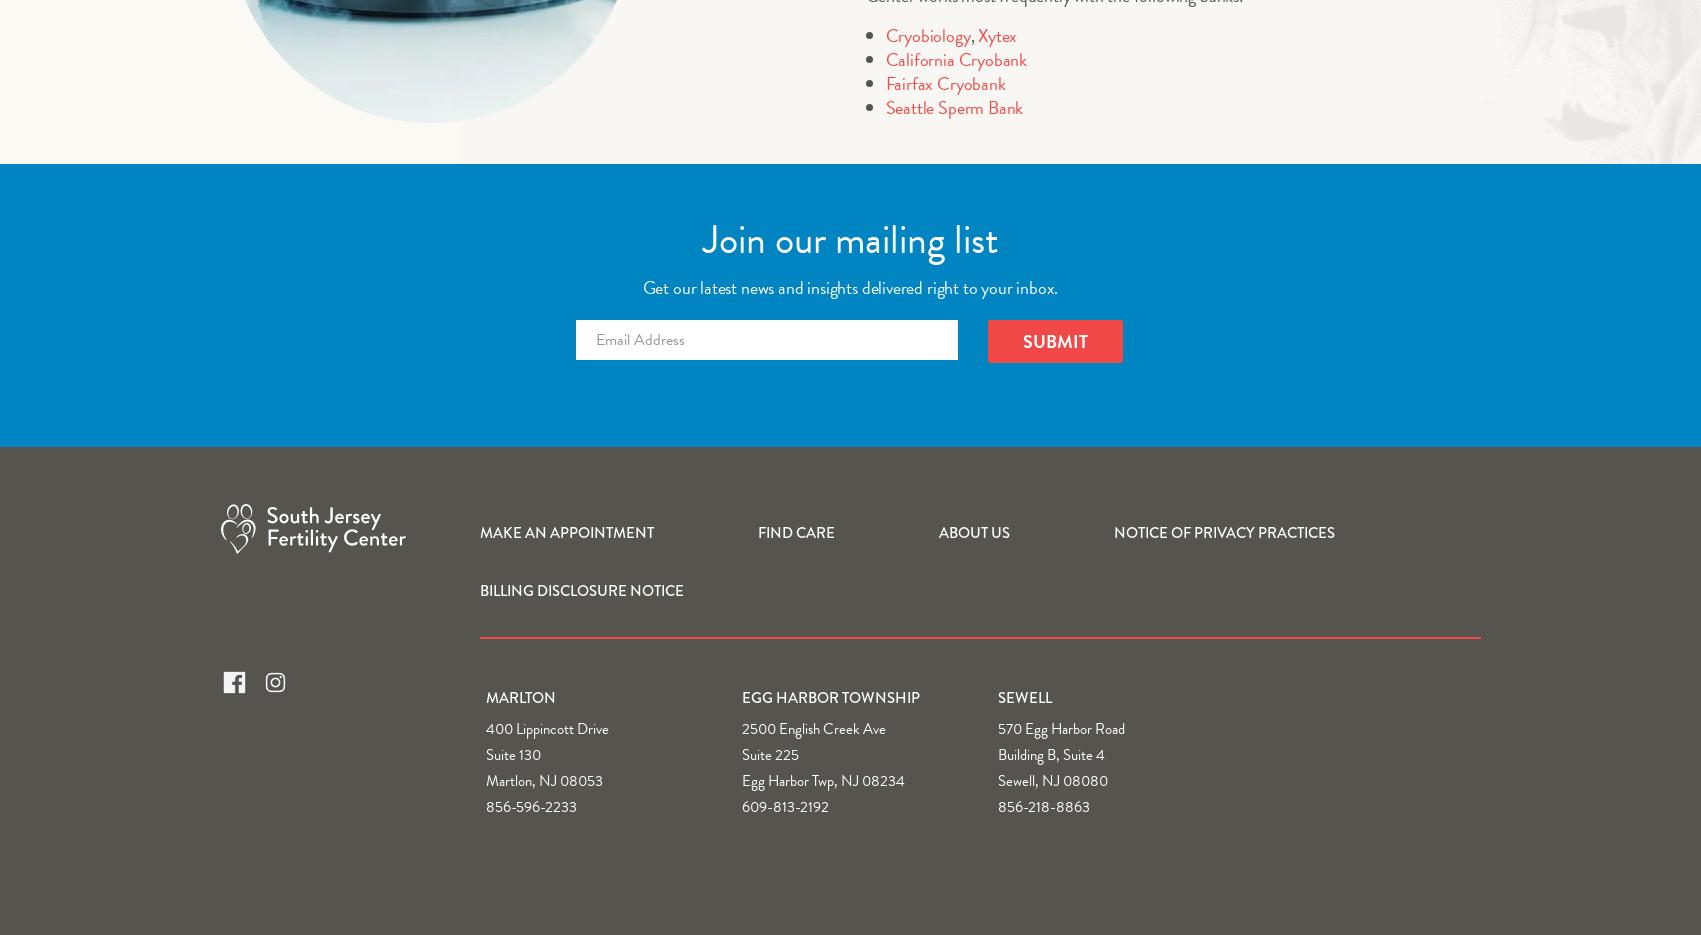 The width and height of the screenshot is (1701, 935). What do you see at coordinates (1223, 531) in the screenshot?
I see `'Notice of Privacy Practices'` at bounding box center [1223, 531].